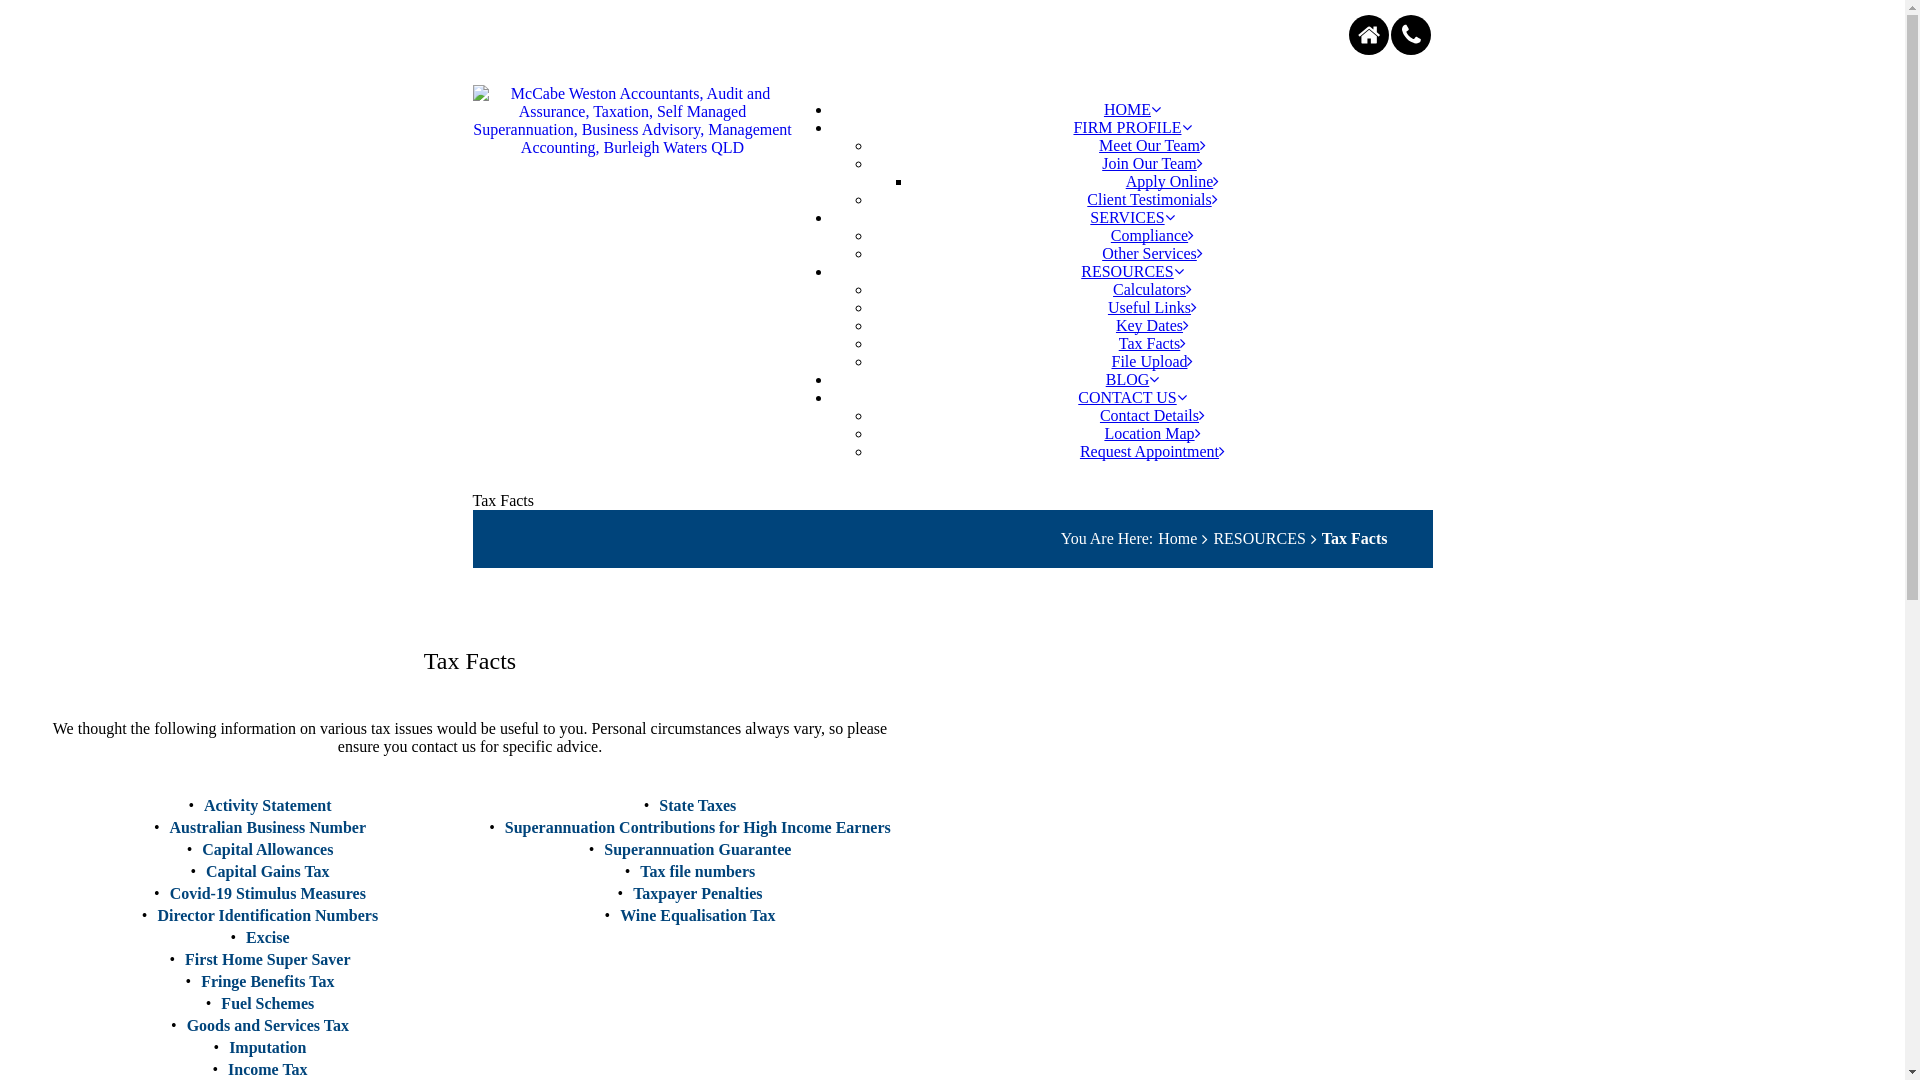 The image size is (1920, 1080). What do you see at coordinates (1367, 34) in the screenshot?
I see `'home'` at bounding box center [1367, 34].